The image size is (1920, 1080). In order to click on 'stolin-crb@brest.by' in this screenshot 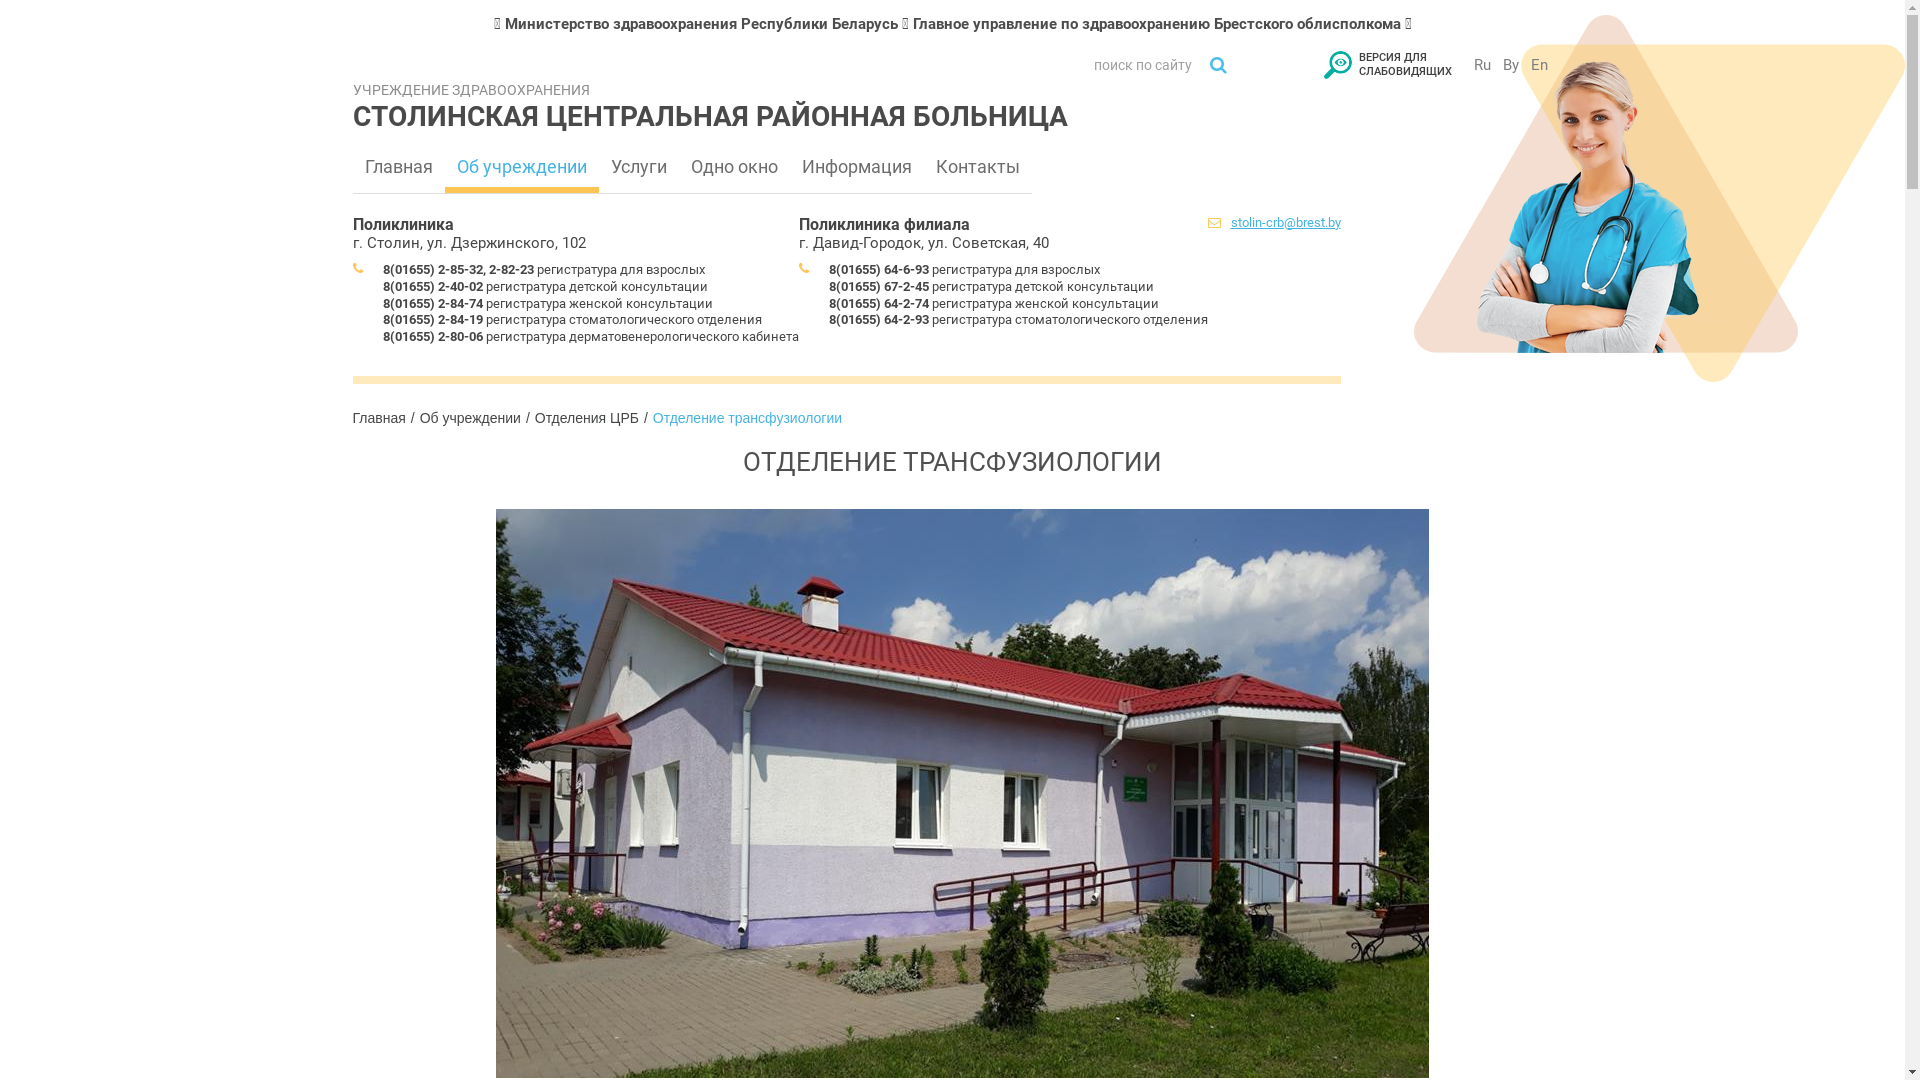, I will do `click(1285, 222)`.